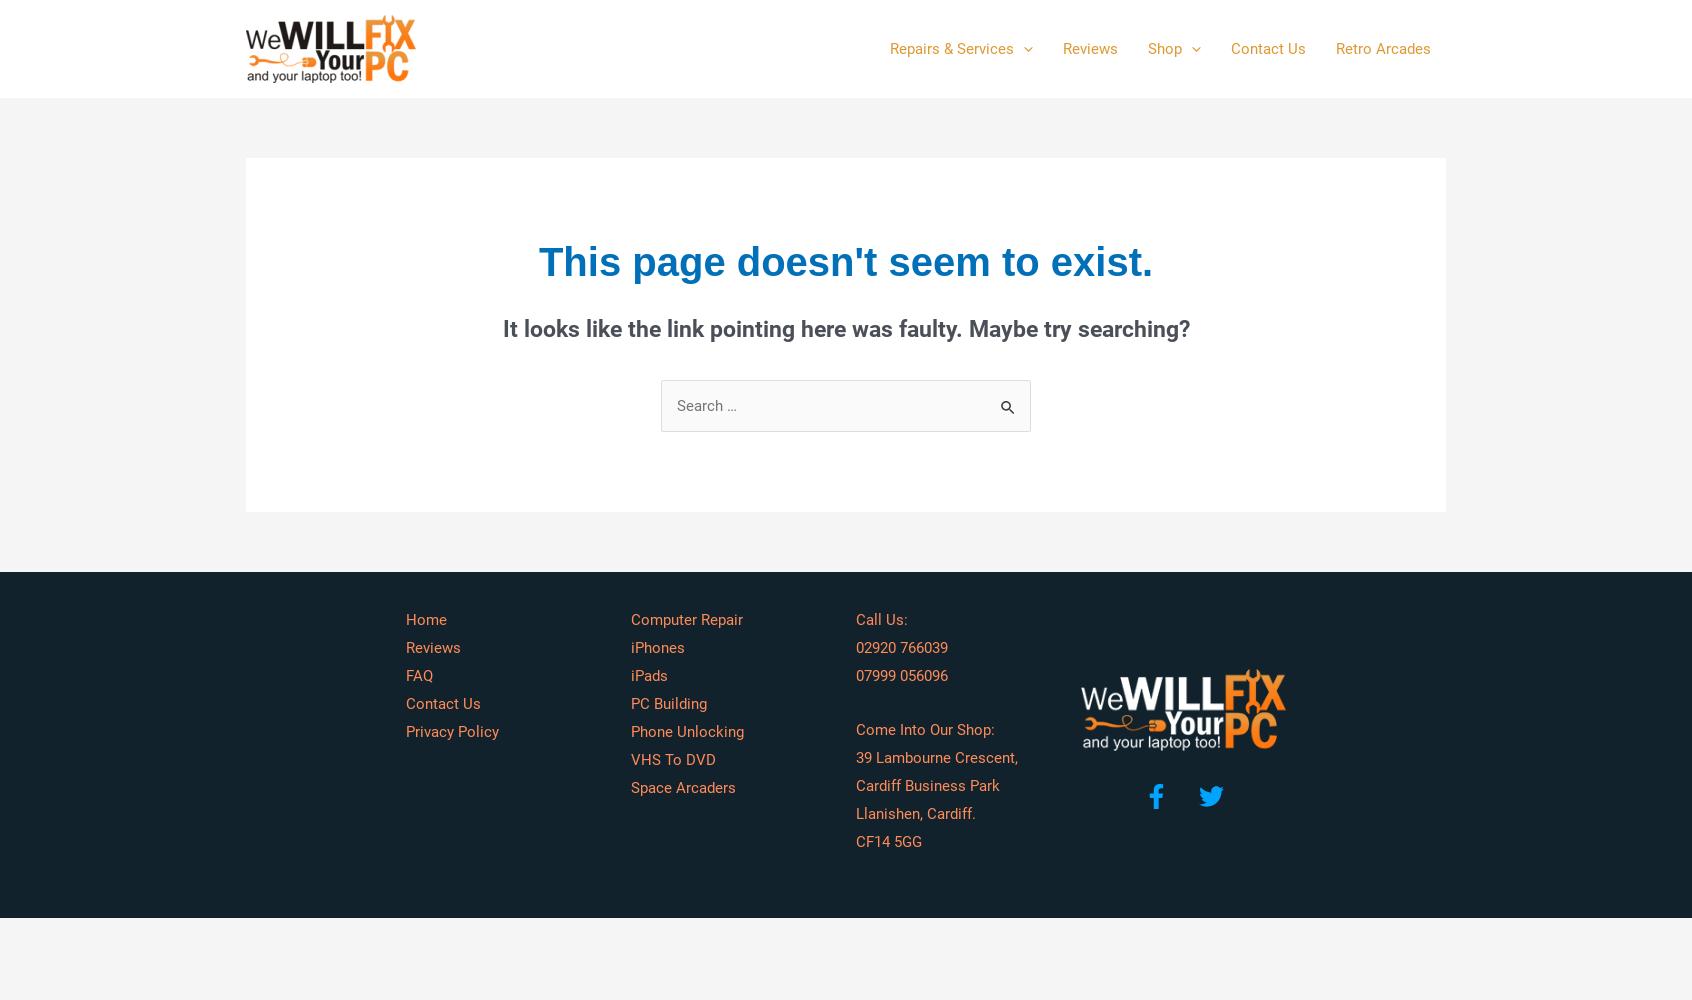 This screenshot has height=1000, width=1692. What do you see at coordinates (915, 812) in the screenshot?
I see `'Llanishen, Cardiff.'` at bounding box center [915, 812].